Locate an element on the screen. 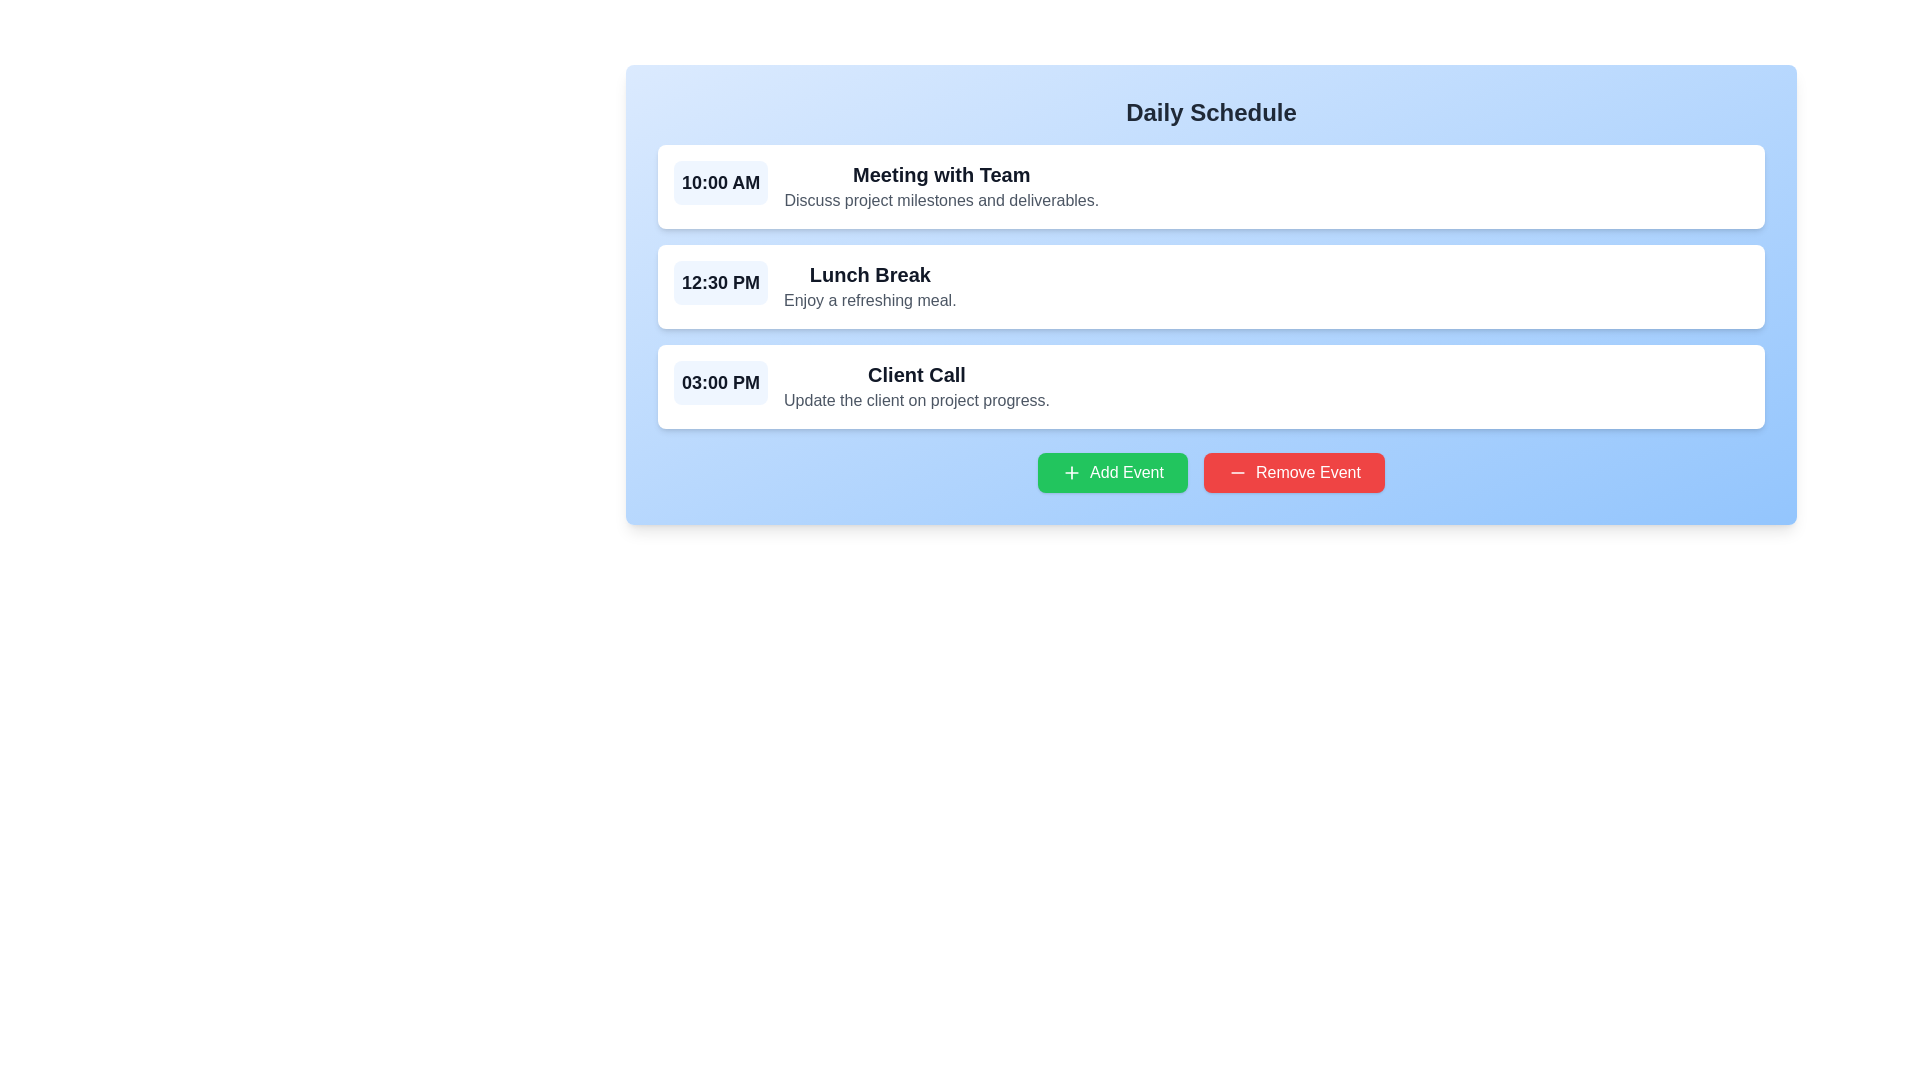  the green 'Add Event' button with rounded corners located below the schedule entries is located at coordinates (1112, 473).